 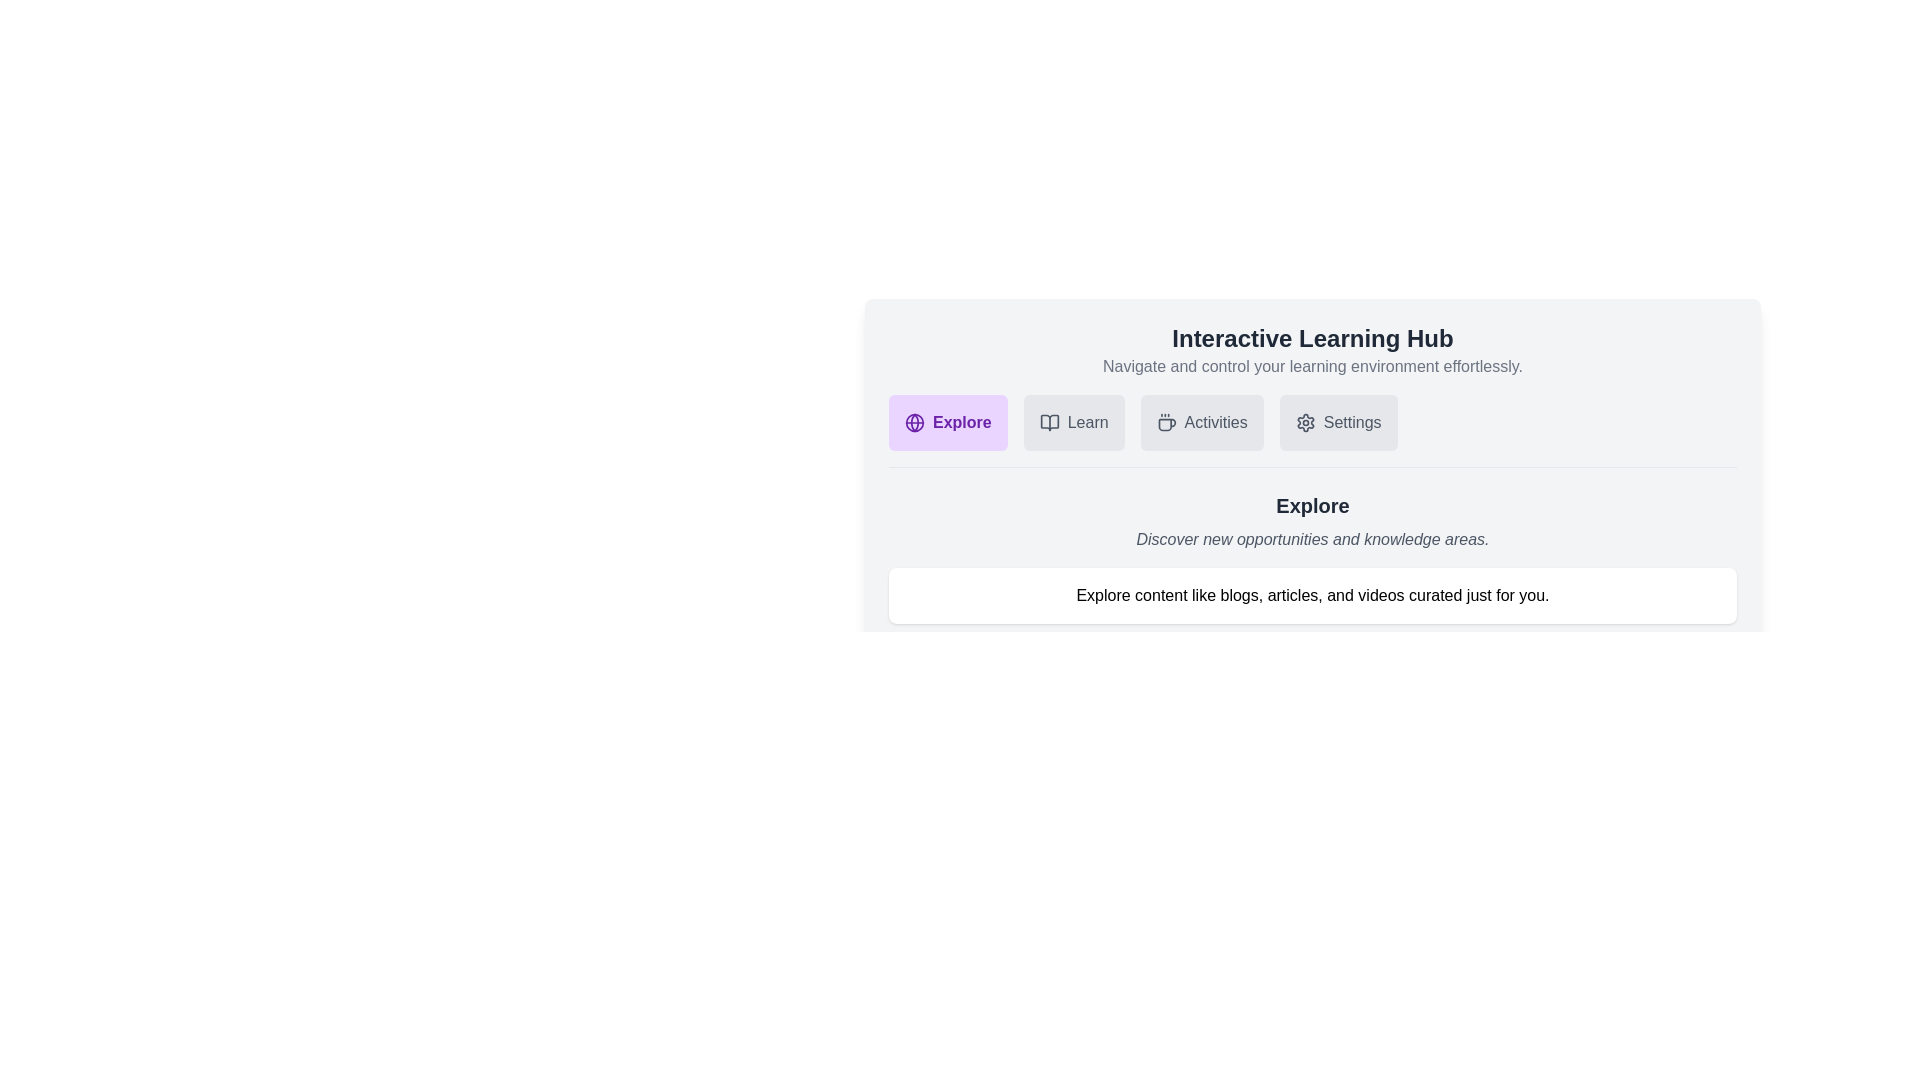 What do you see at coordinates (1313, 595) in the screenshot?
I see `the informational text block located below the phrase 'Discover new opportunities and knowledge areas.' in the 'Explore' section` at bounding box center [1313, 595].